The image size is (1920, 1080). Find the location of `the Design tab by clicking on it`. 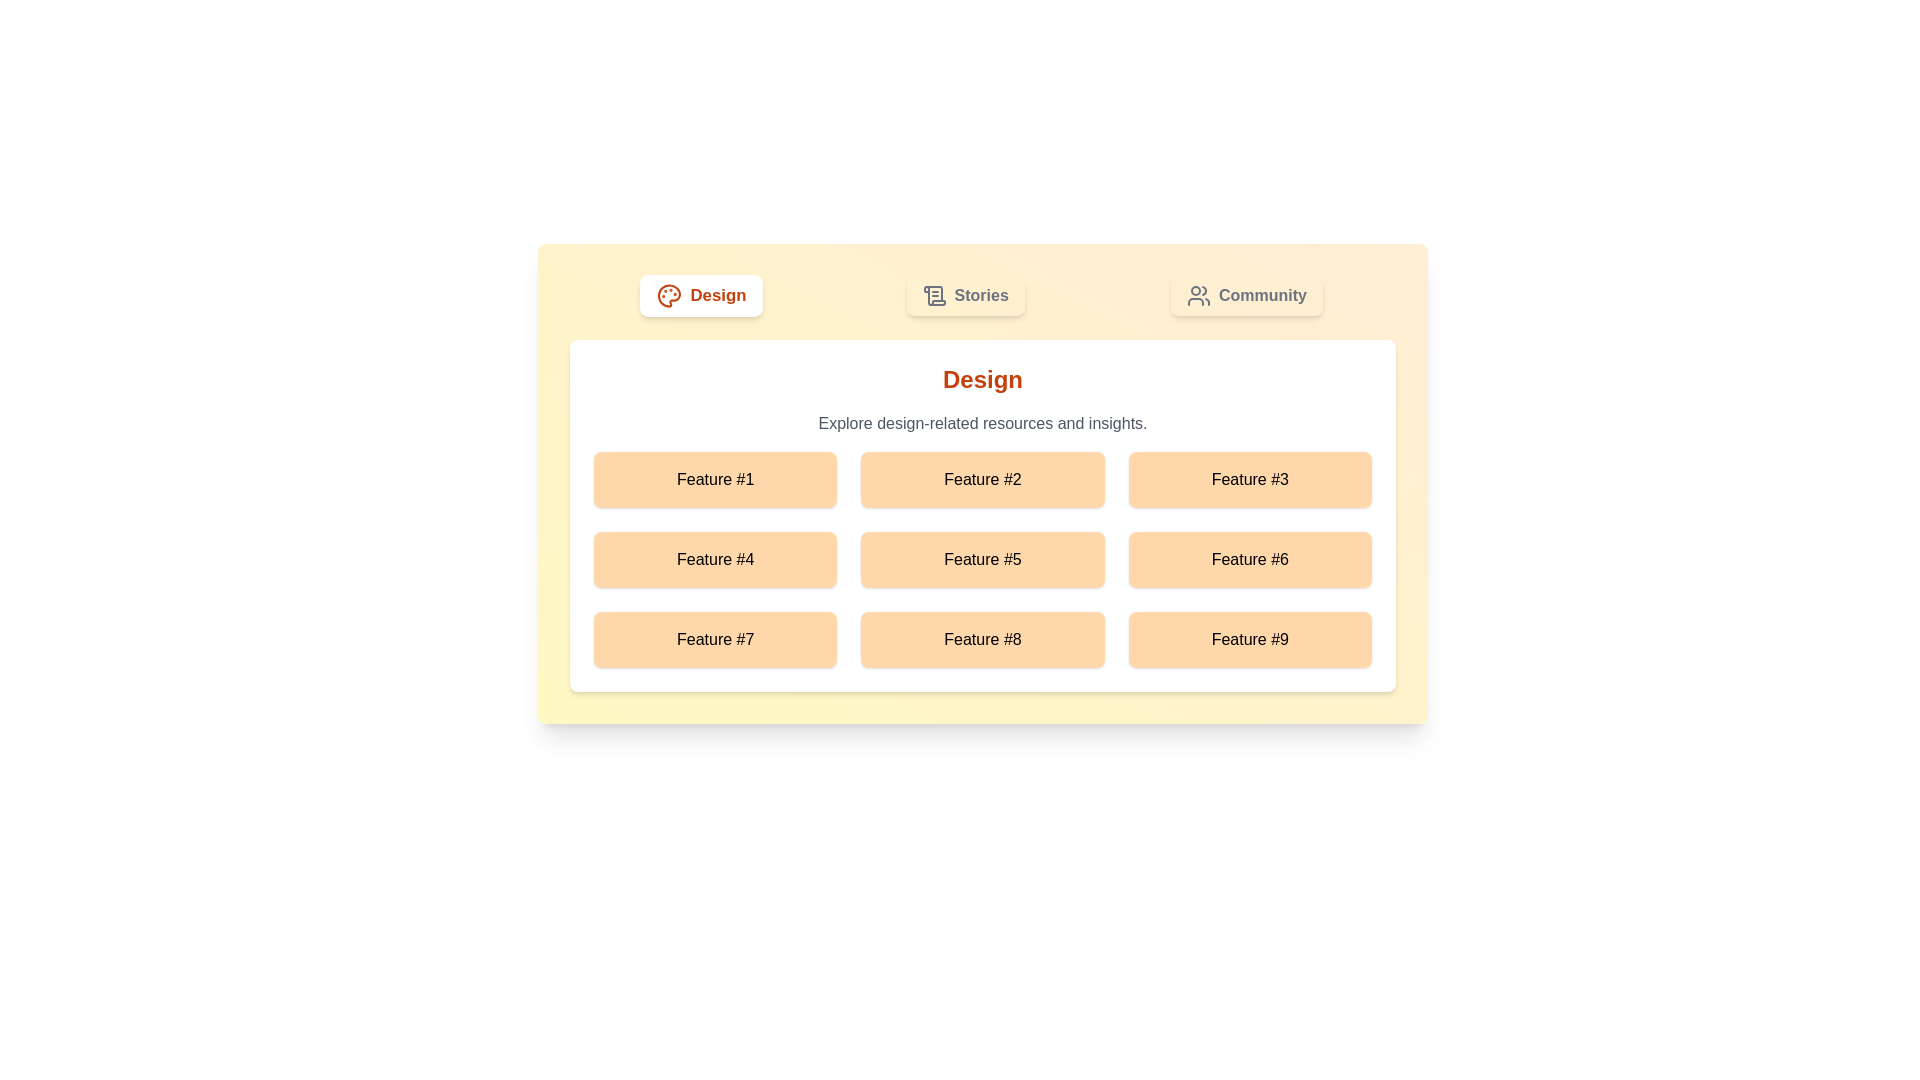

the Design tab by clicking on it is located at coordinates (701, 296).